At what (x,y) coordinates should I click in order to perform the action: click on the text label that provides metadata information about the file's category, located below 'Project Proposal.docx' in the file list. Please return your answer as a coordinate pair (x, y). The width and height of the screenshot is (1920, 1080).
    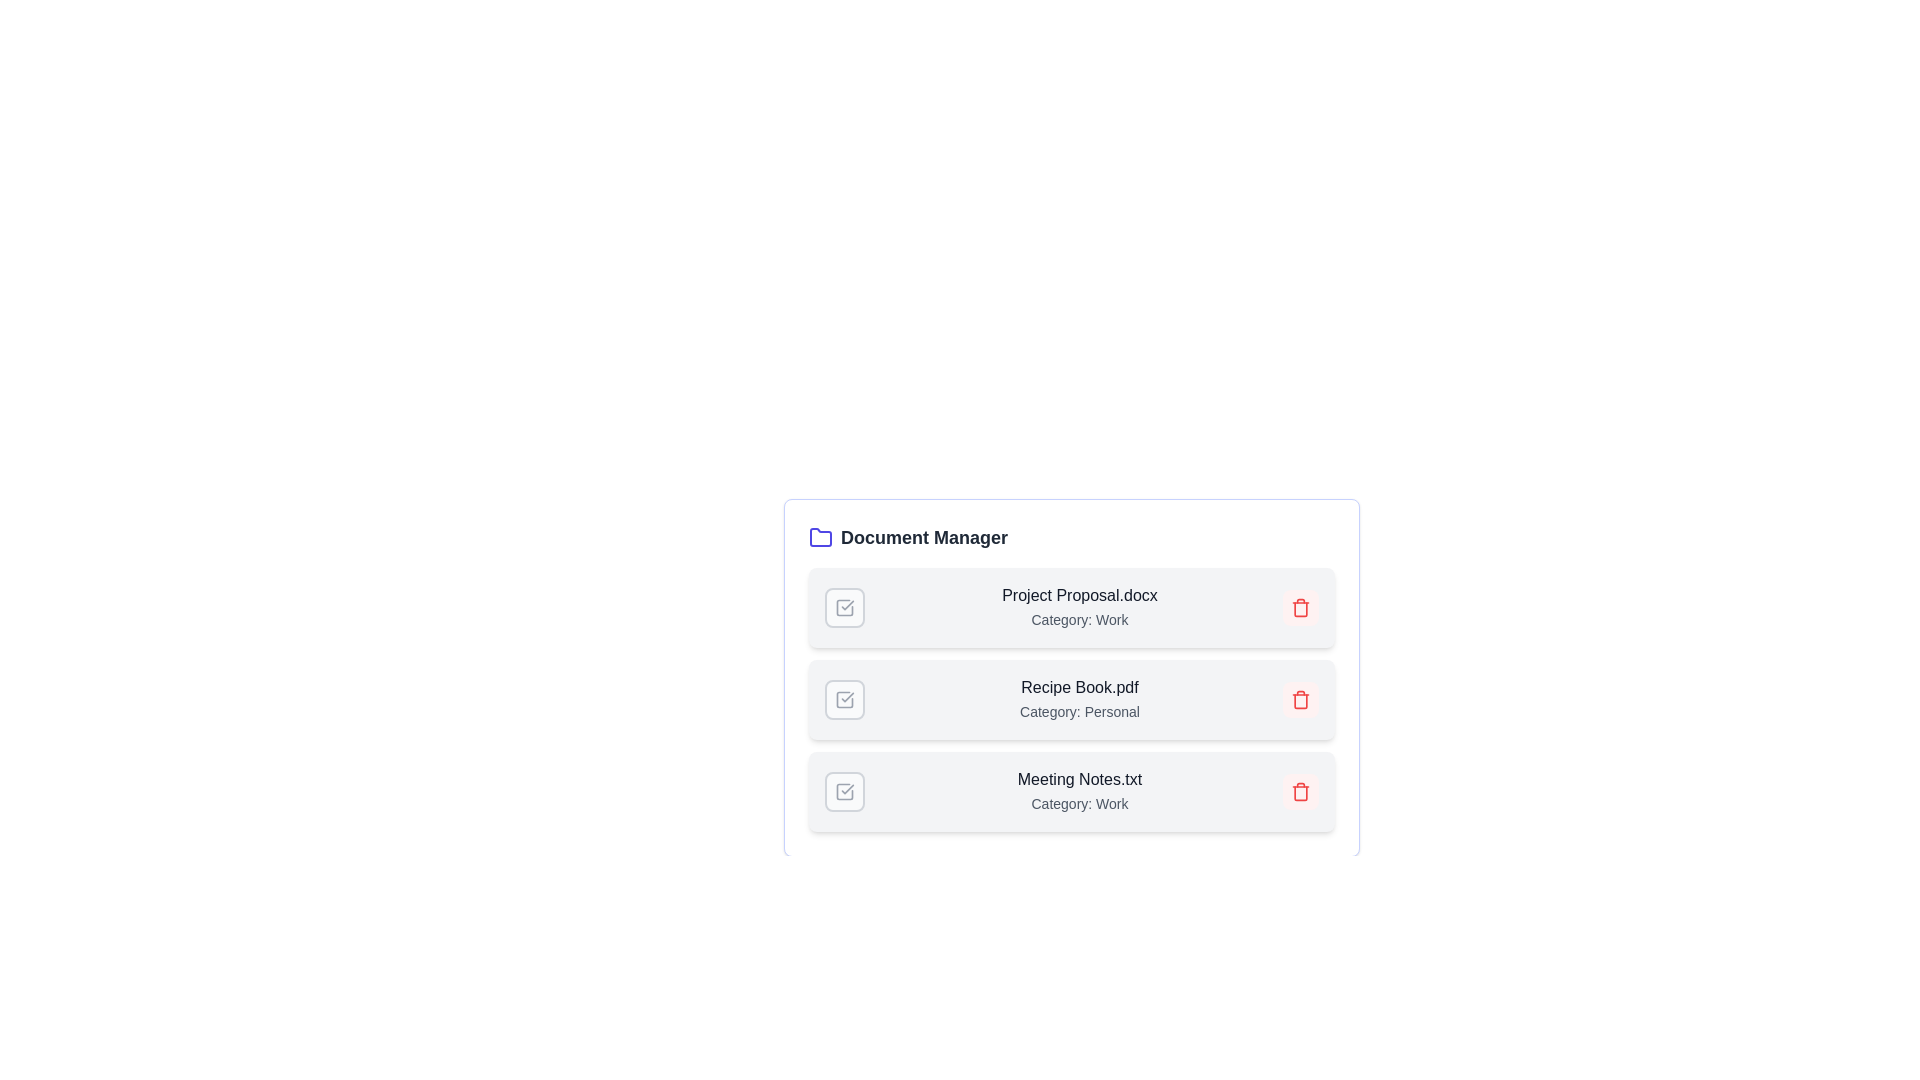
    Looking at the image, I should click on (1079, 619).